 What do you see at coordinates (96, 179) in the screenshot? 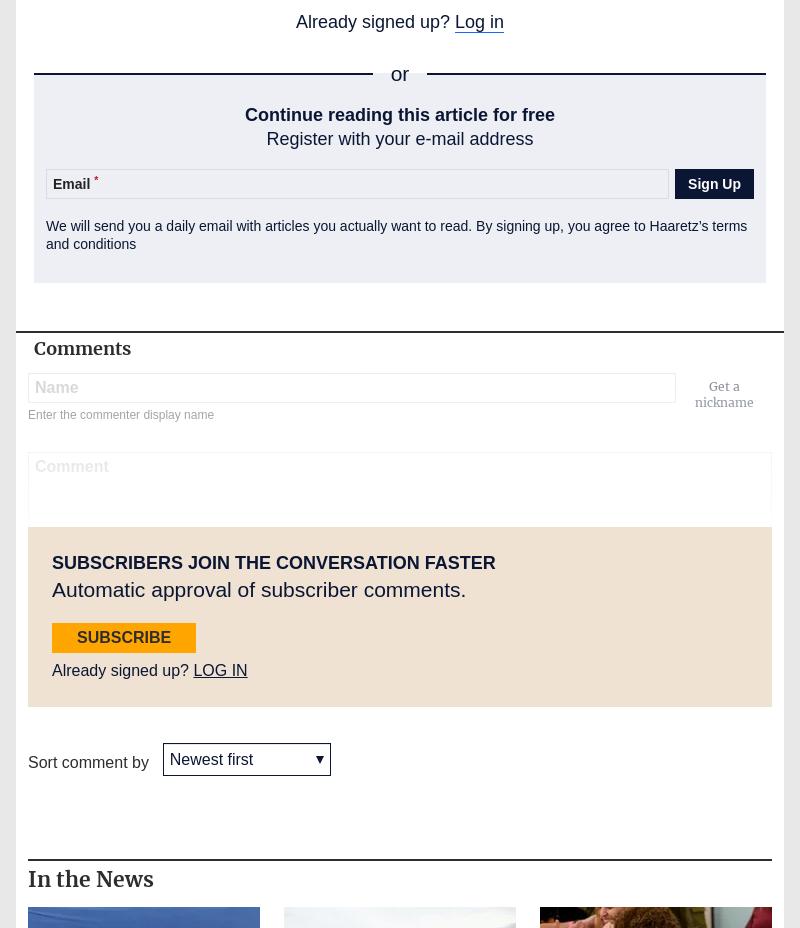
I see `'*'` at bounding box center [96, 179].